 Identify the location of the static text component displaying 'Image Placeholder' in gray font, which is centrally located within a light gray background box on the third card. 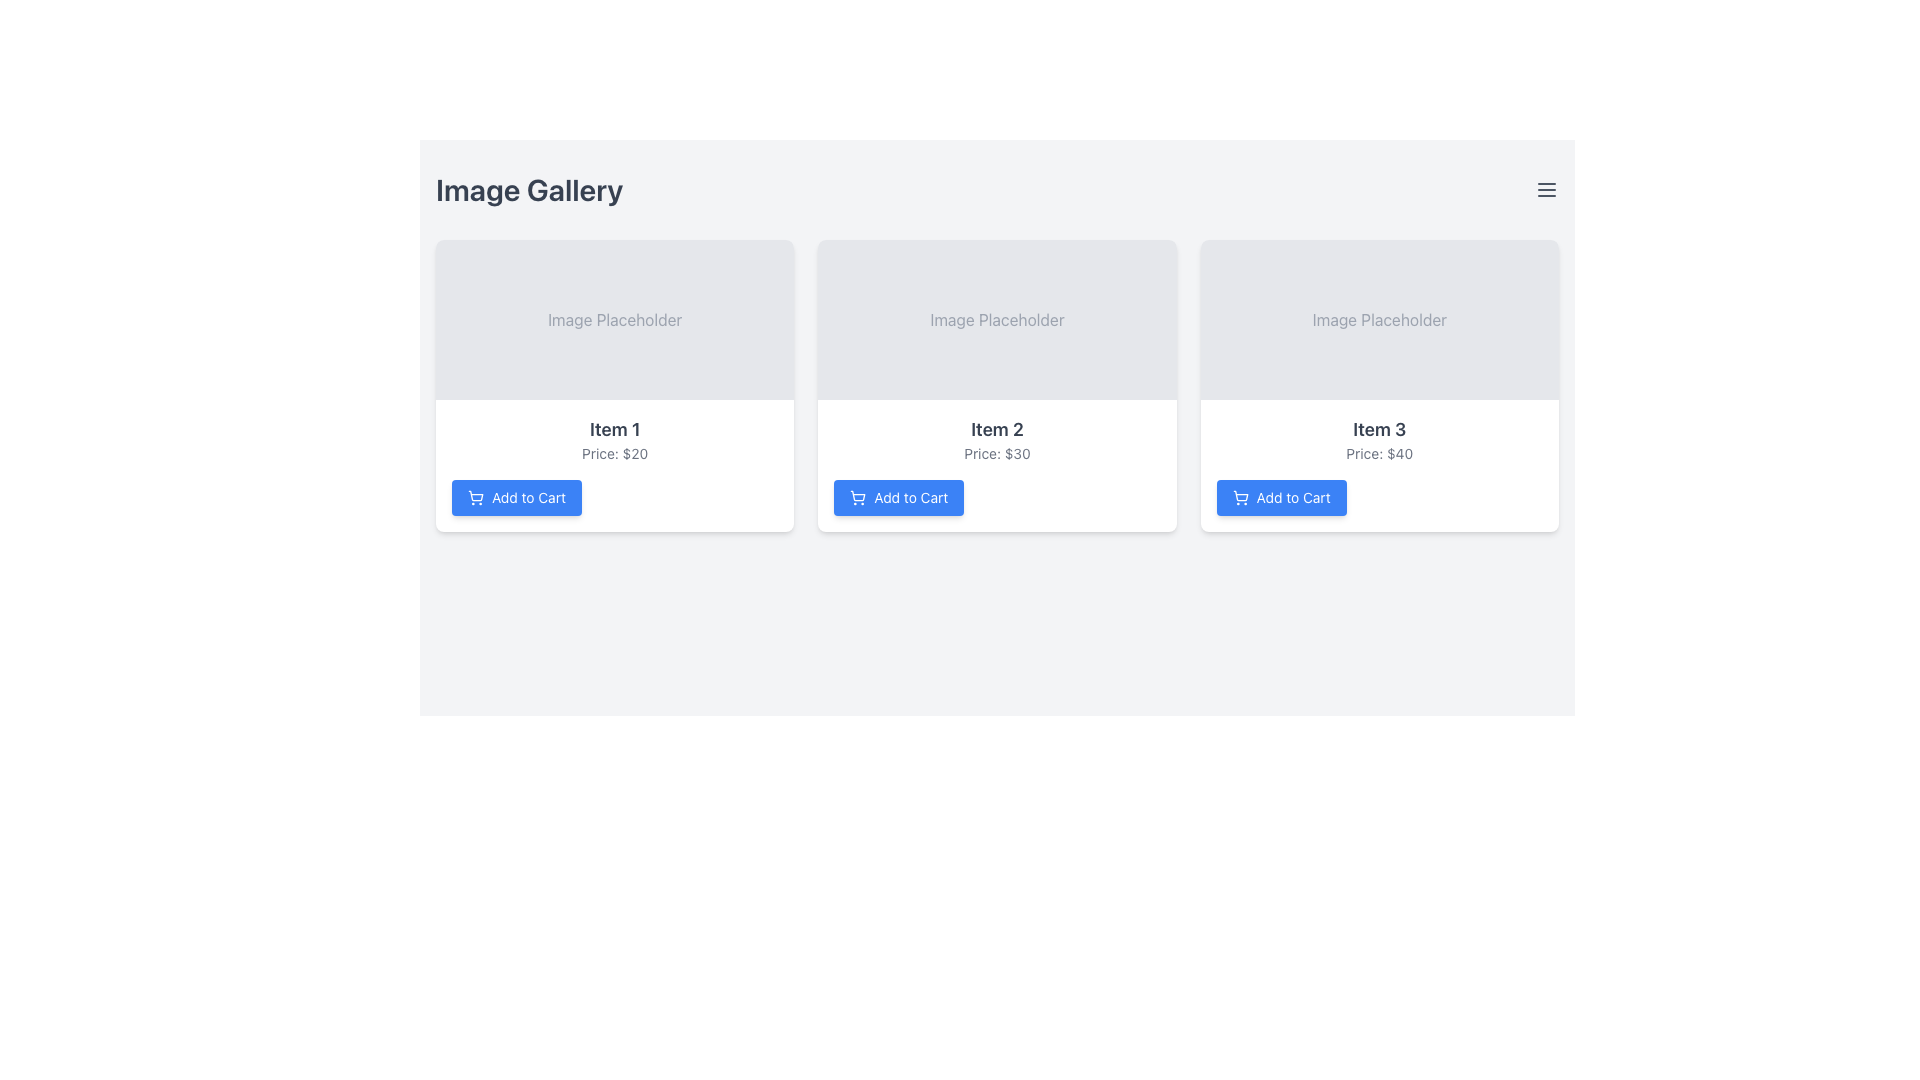
(1378, 319).